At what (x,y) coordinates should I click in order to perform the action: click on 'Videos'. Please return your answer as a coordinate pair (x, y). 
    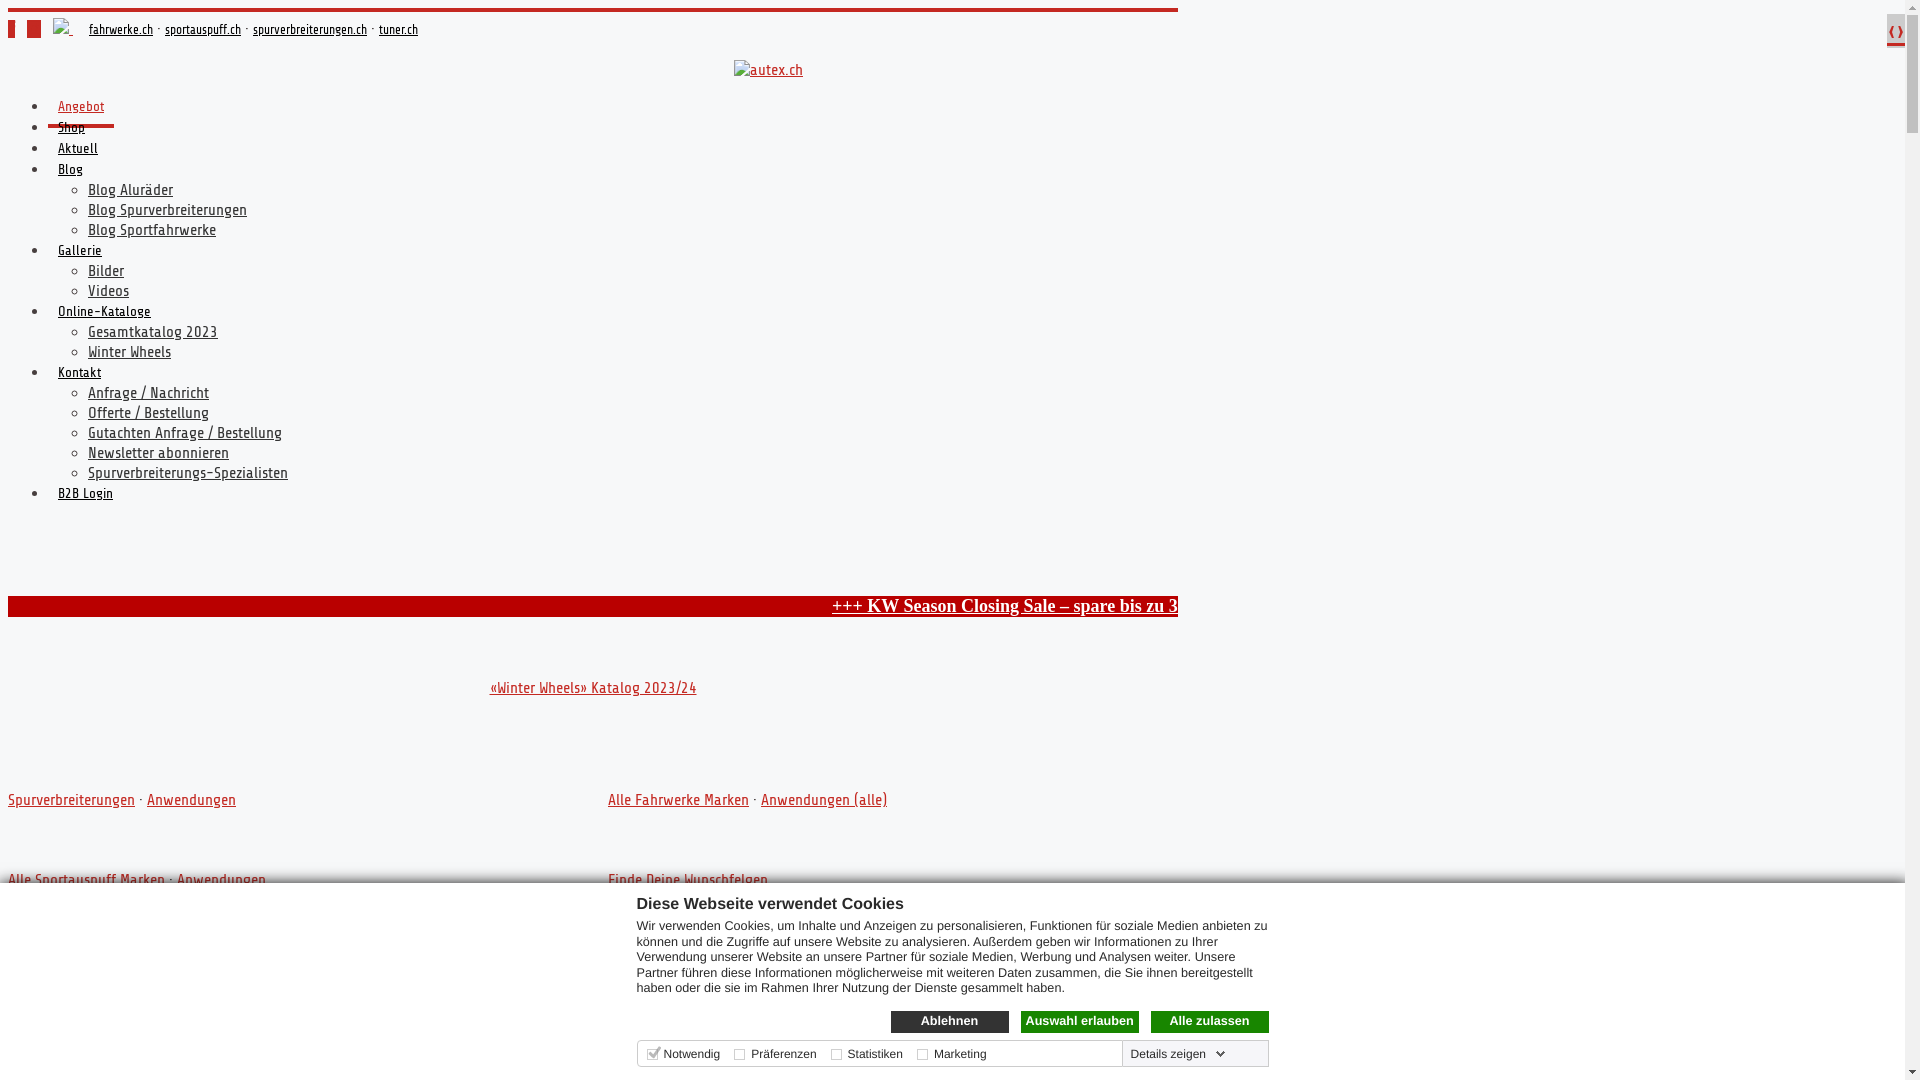
    Looking at the image, I should click on (86, 290).